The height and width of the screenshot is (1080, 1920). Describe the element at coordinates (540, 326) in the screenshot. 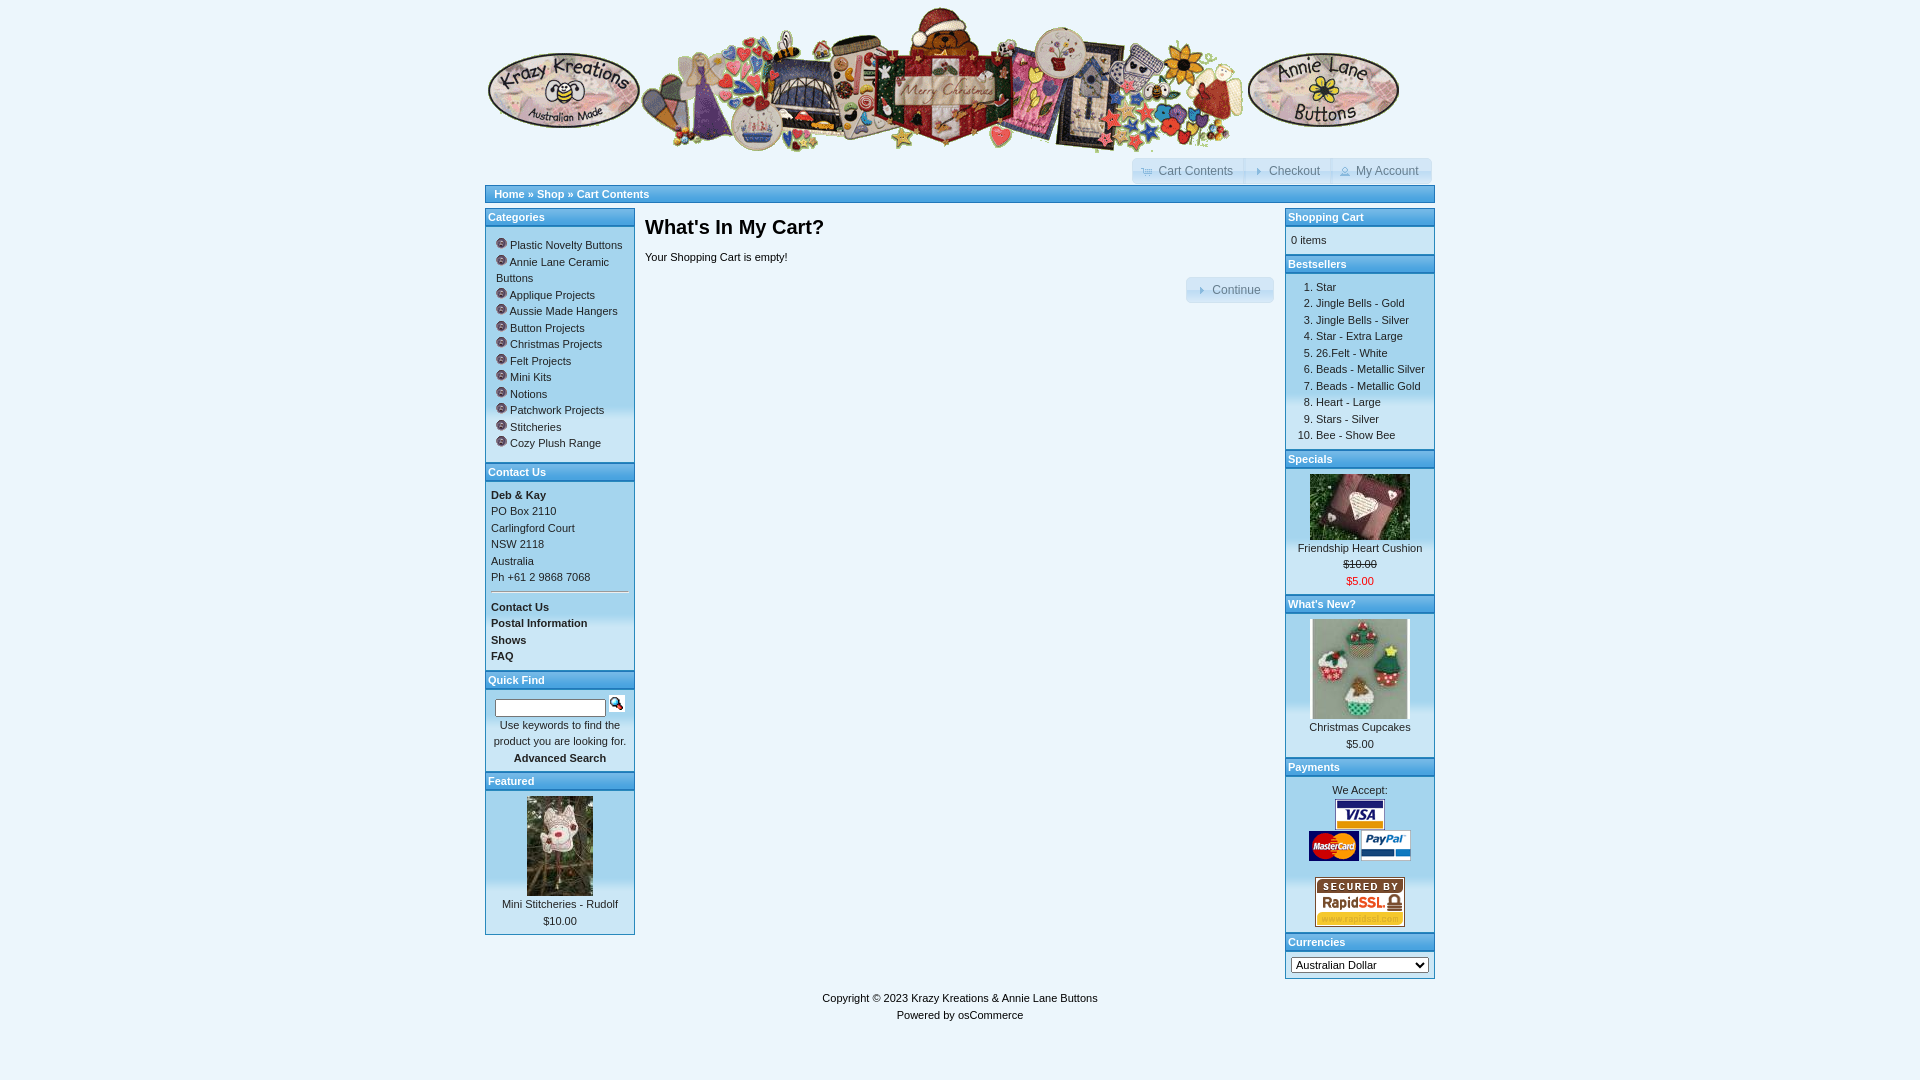

I see `' Button Projects'` at that location.